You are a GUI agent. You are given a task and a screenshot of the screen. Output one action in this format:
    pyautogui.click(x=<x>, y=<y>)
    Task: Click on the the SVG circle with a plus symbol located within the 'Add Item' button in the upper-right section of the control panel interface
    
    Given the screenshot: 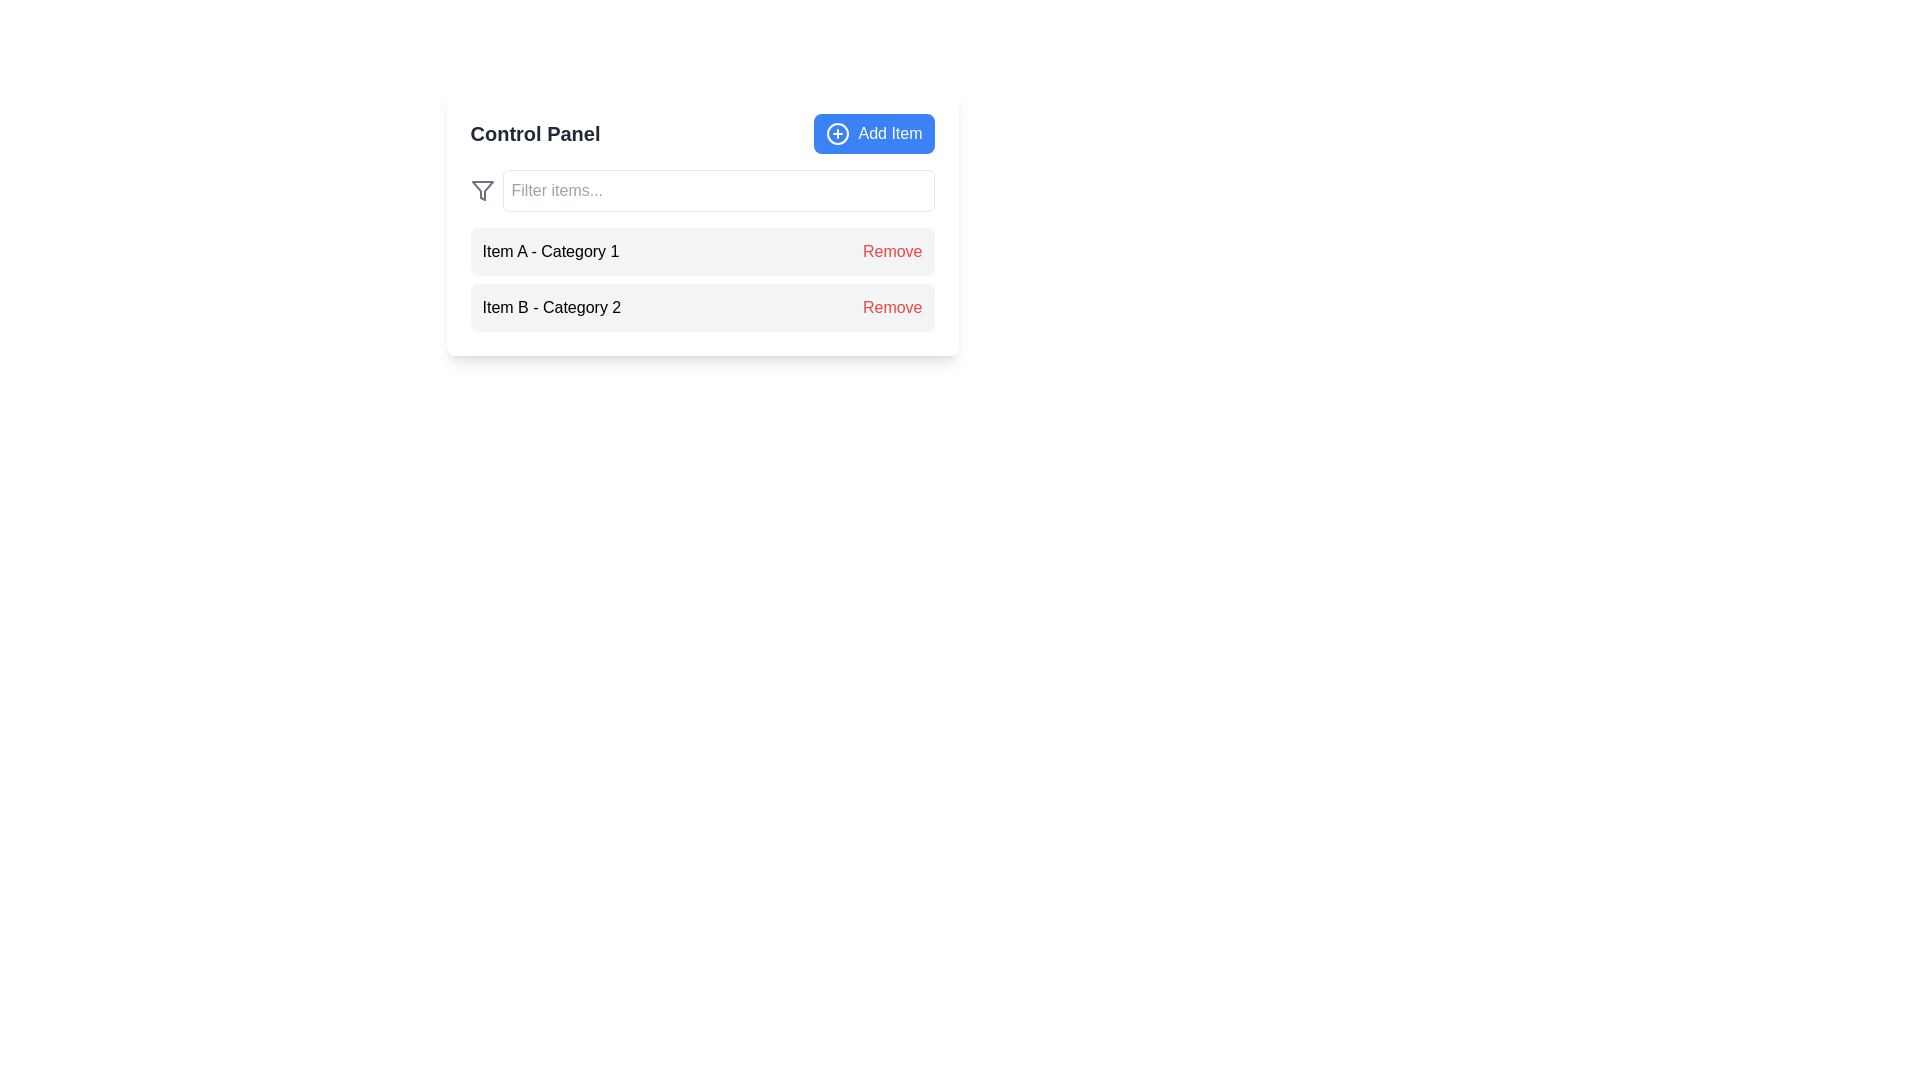 What is the action you would take?
    pyautogui.click(x=838, y=134)
    